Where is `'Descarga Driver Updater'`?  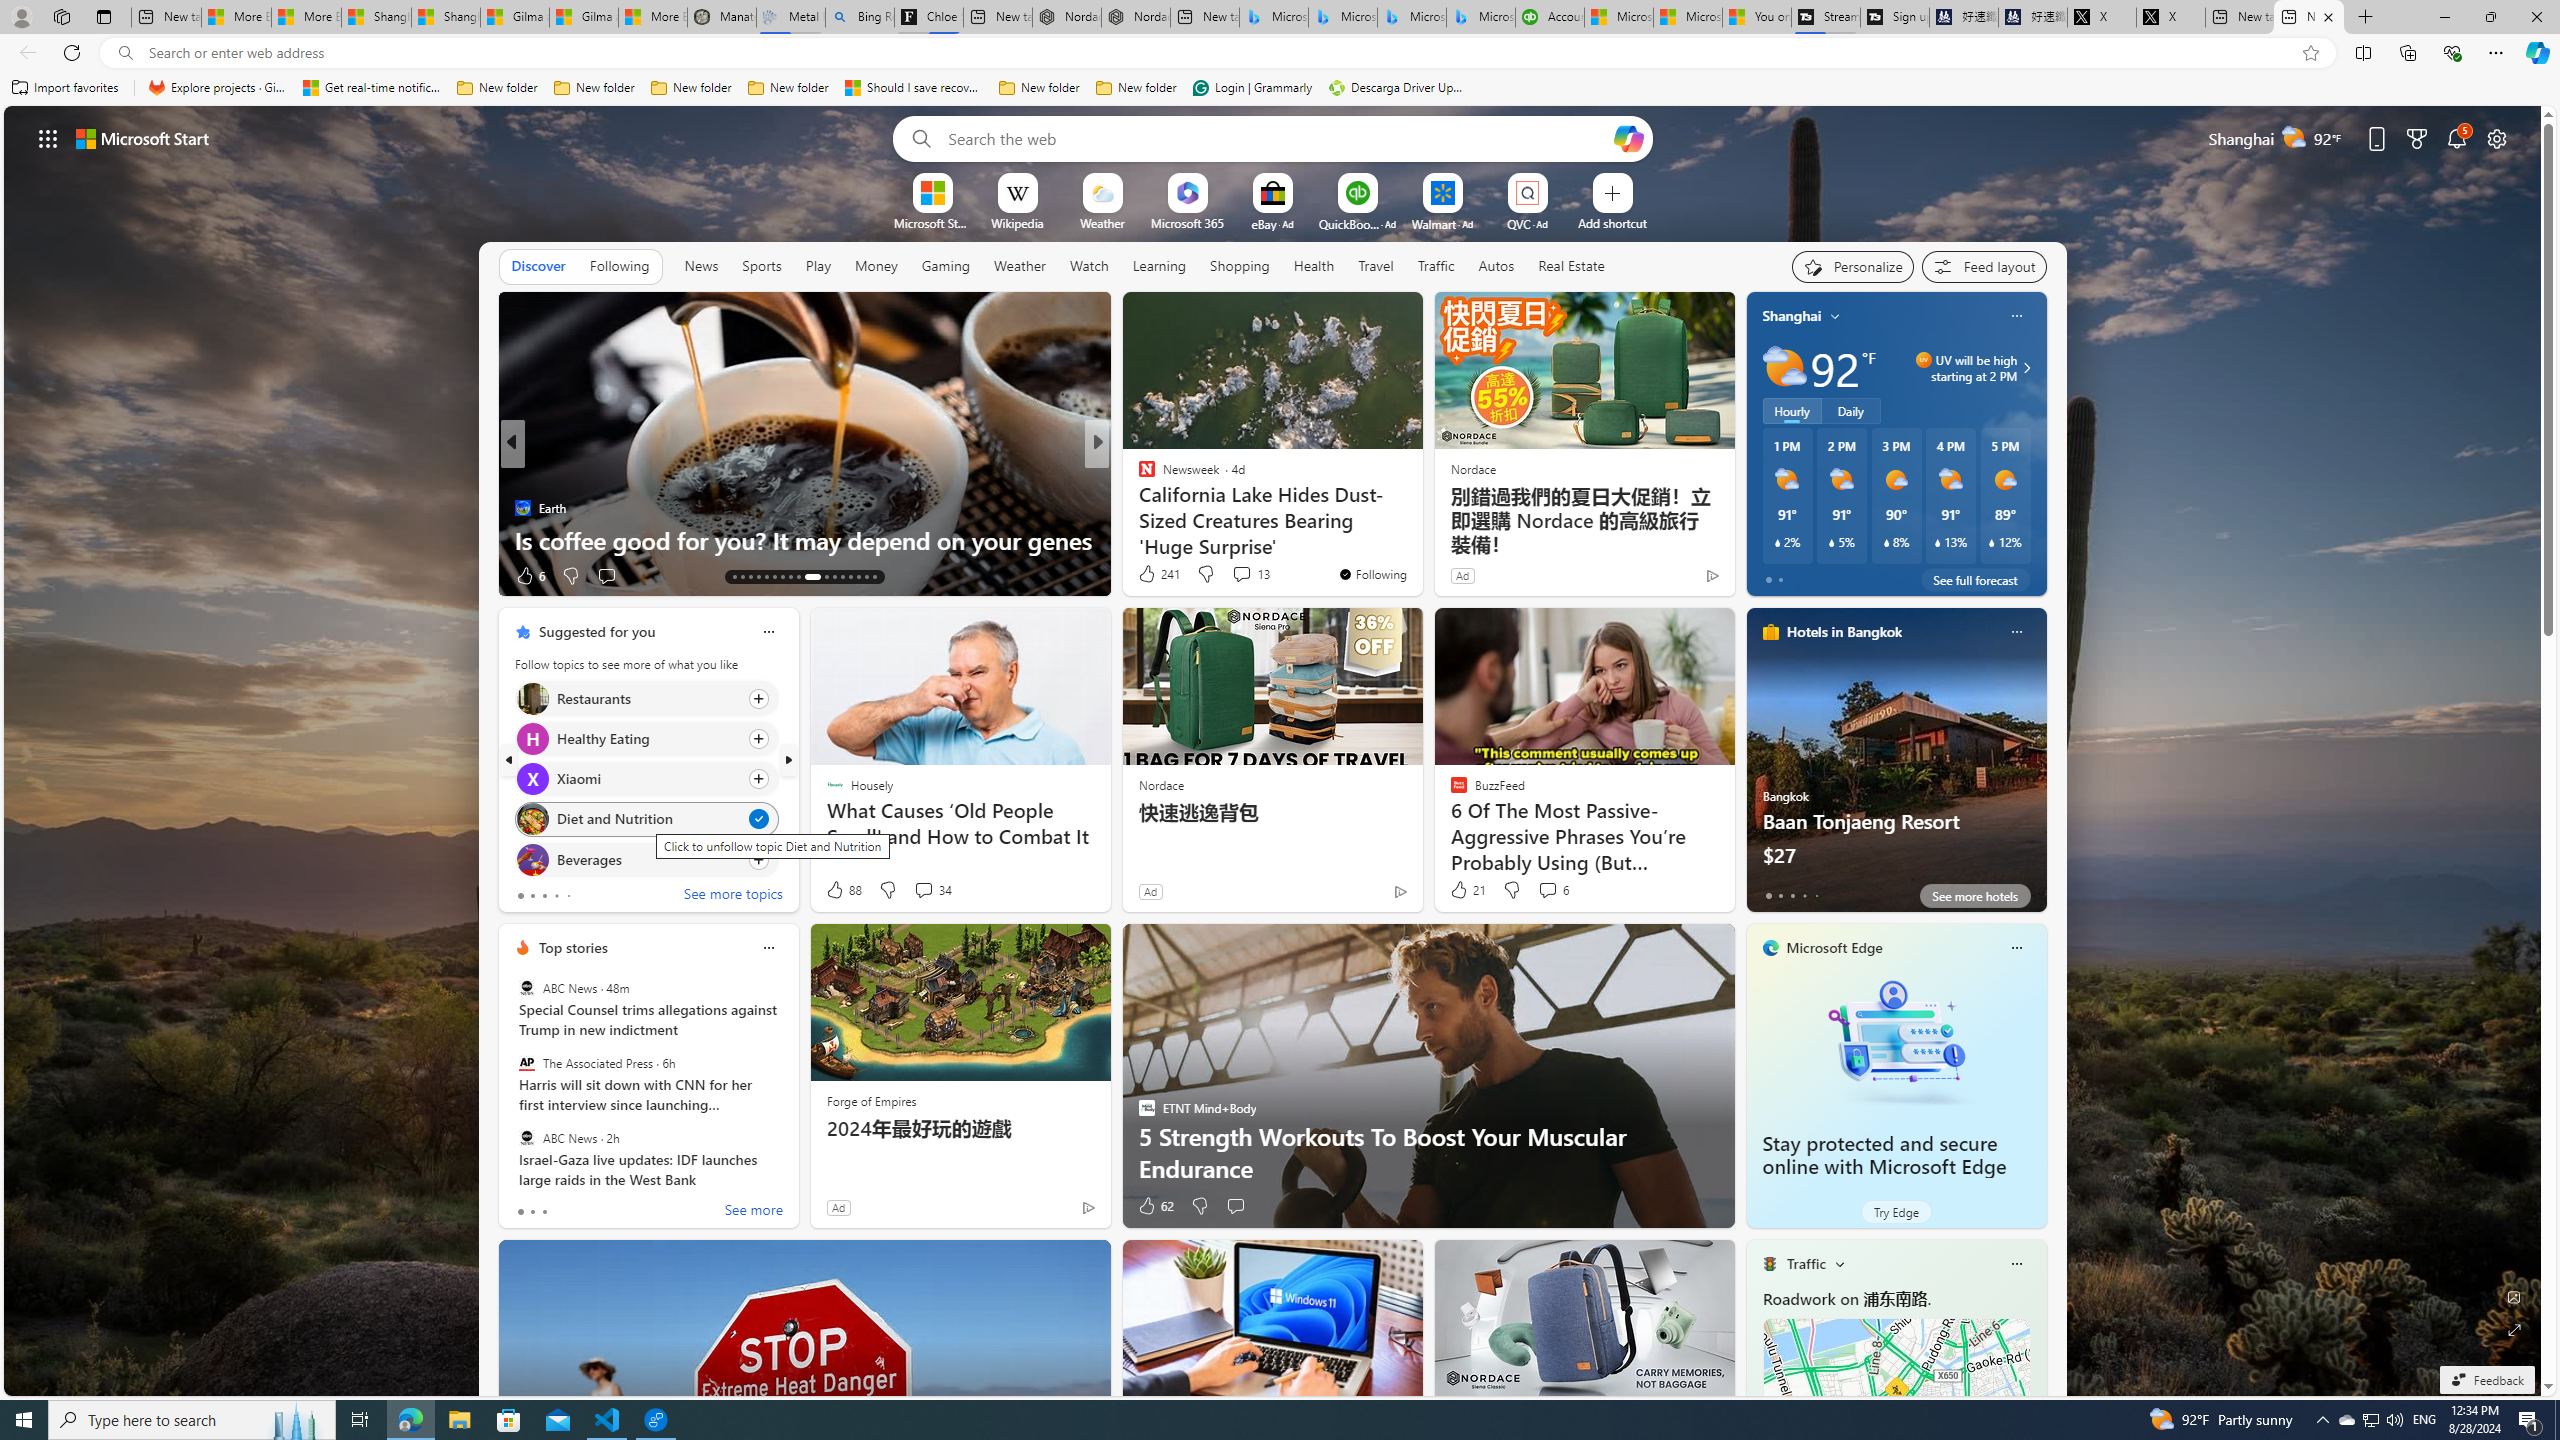 'Descarga Driver Updater' is located at coordinates (1397, 87).